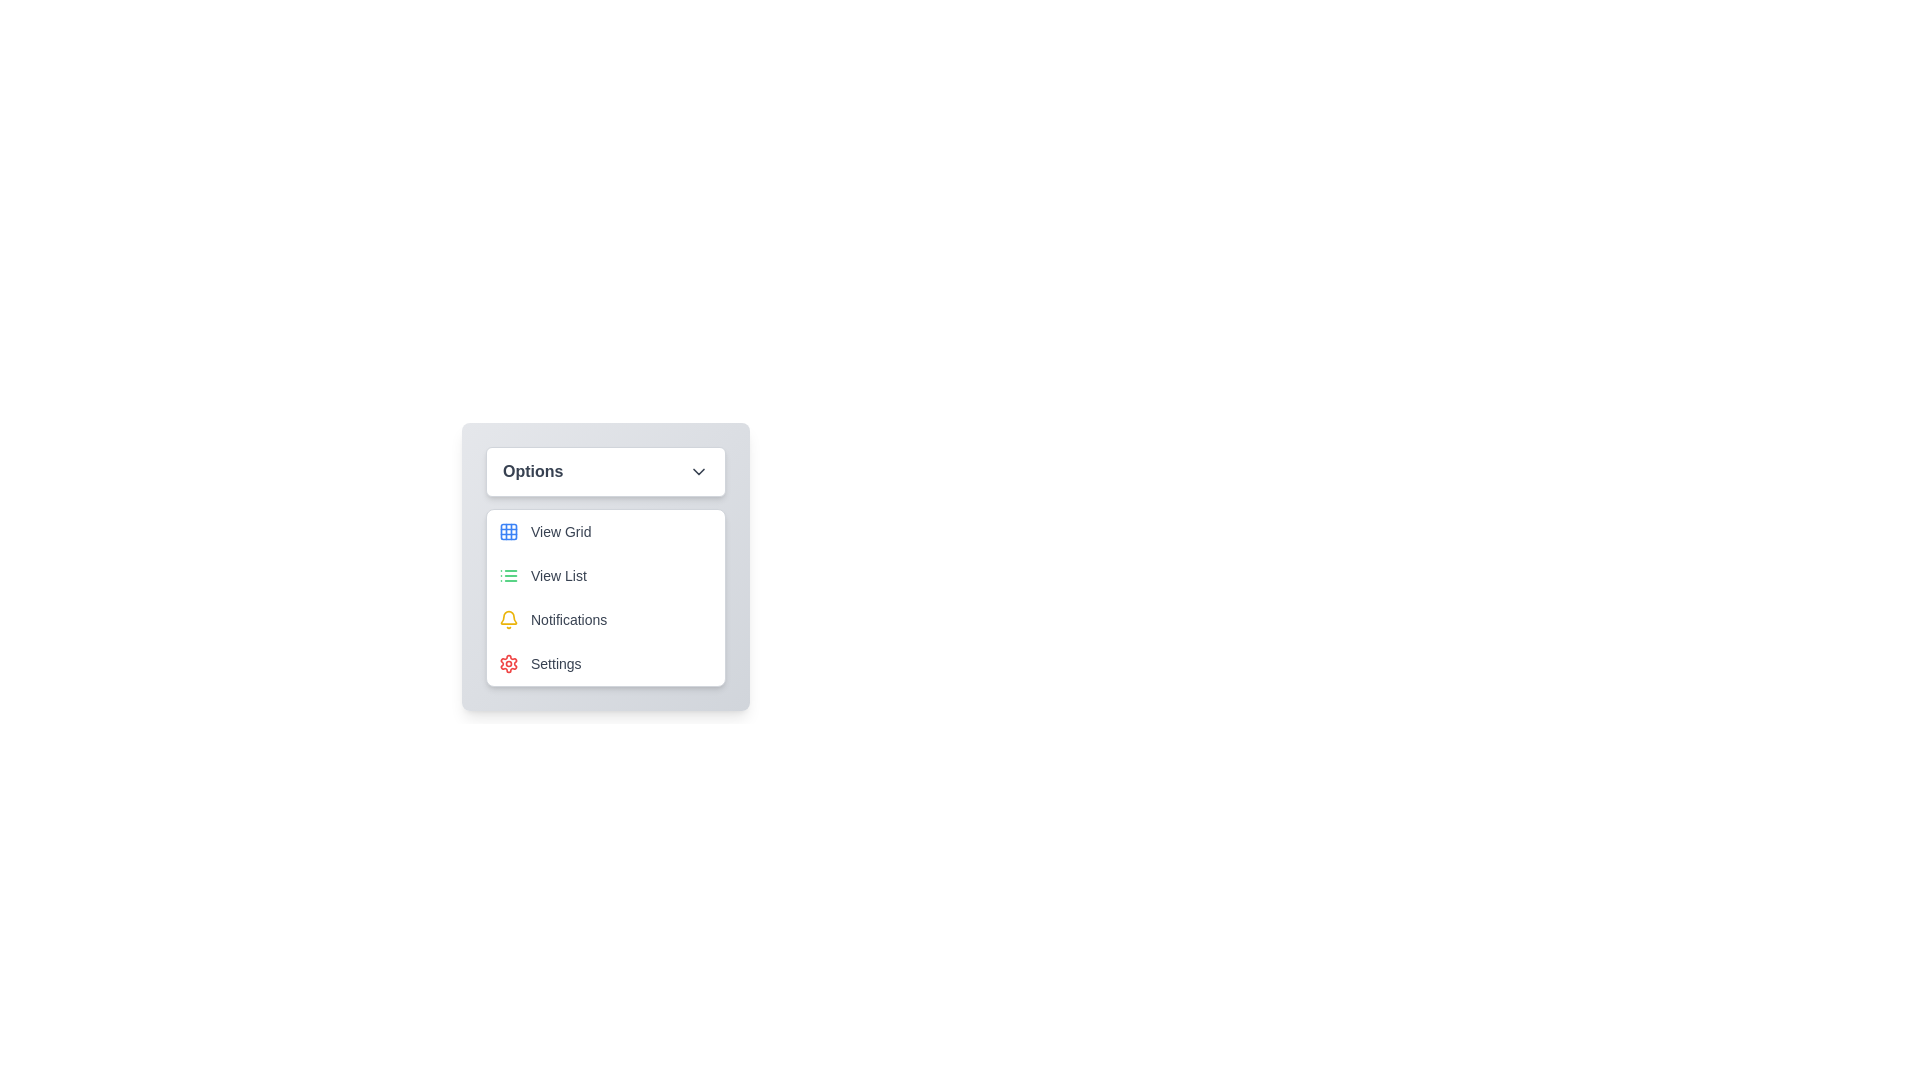 The height and width of the screenshot is (1080, 1920). I want to click on the 'View Grid' icon, which serves as an indicative icon for the grid layout functionality, so click(508, 531).